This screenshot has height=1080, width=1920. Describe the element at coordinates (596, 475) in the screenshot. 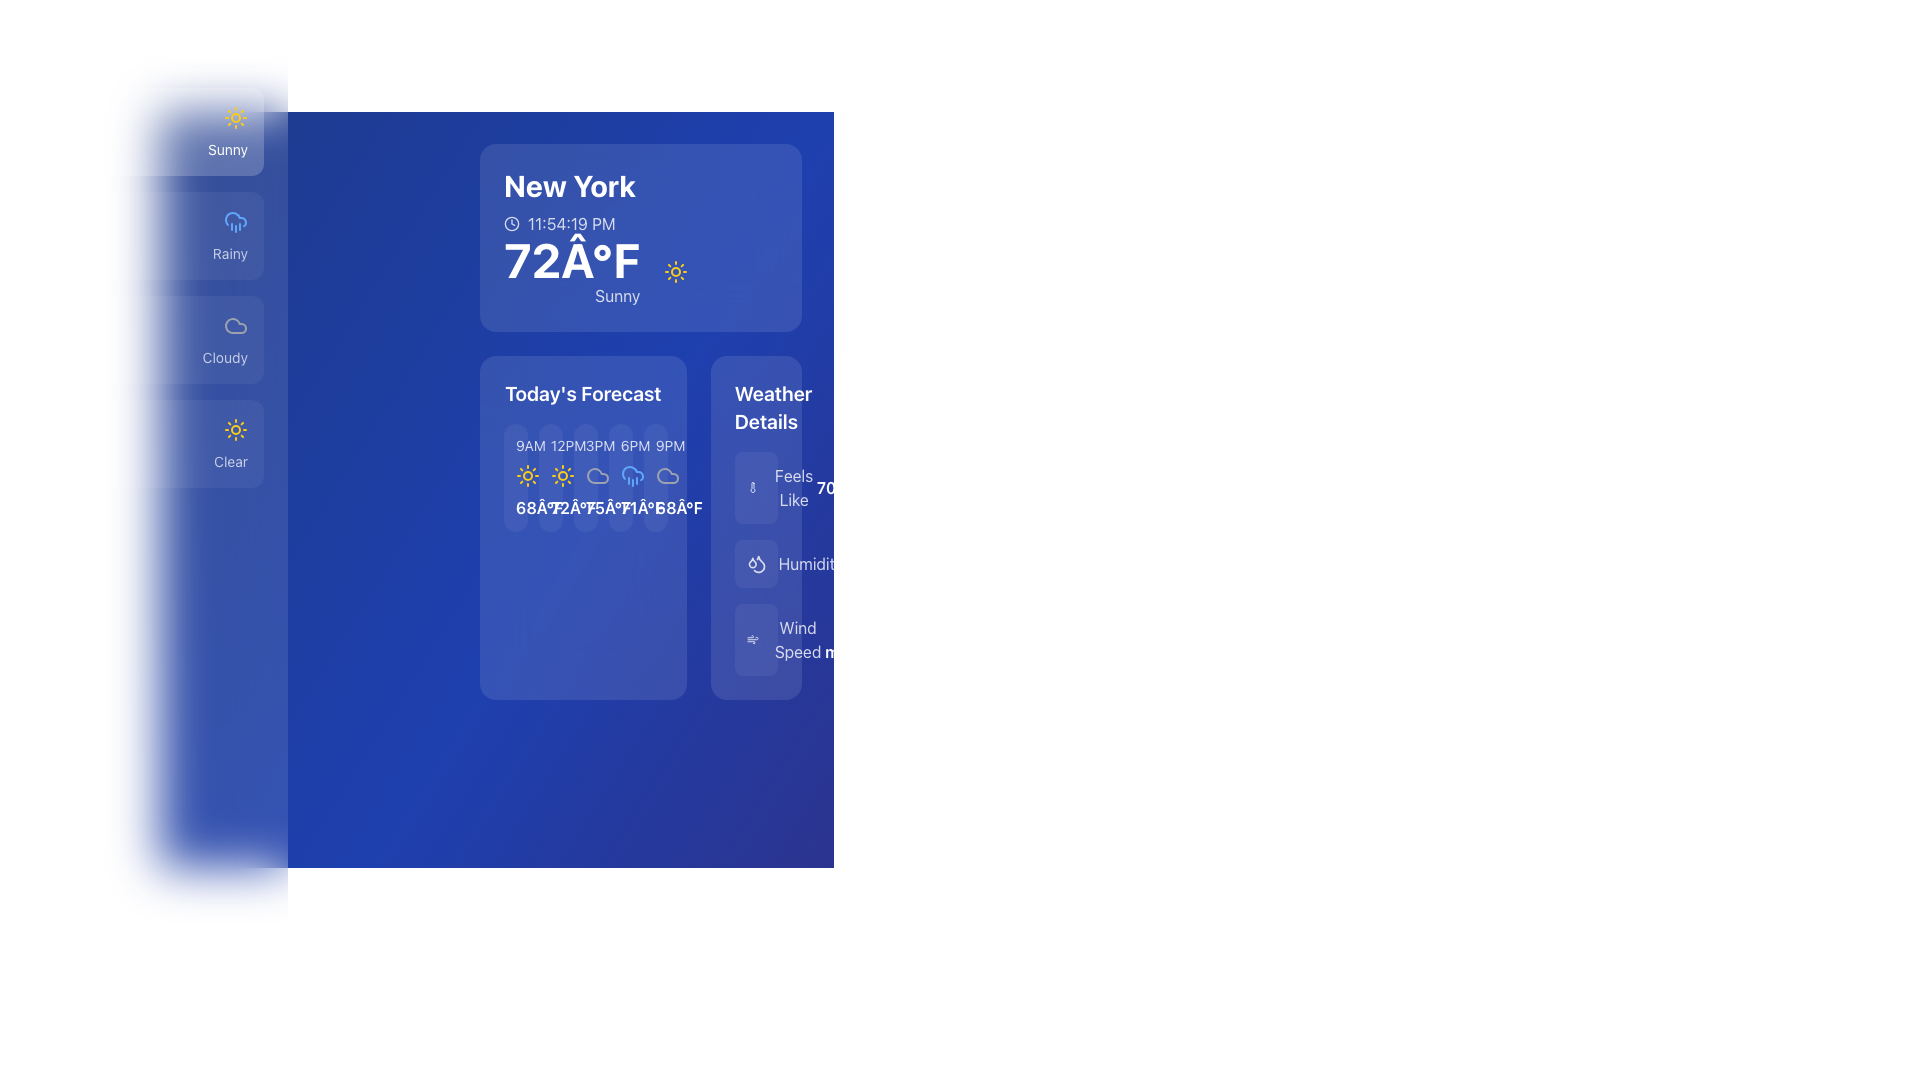

I see `the cloud icon in the 'Today's Forecast' section, which is styled with a light gray color and has a rounded outline, positioned centrally among other weather-related icons` at that location.